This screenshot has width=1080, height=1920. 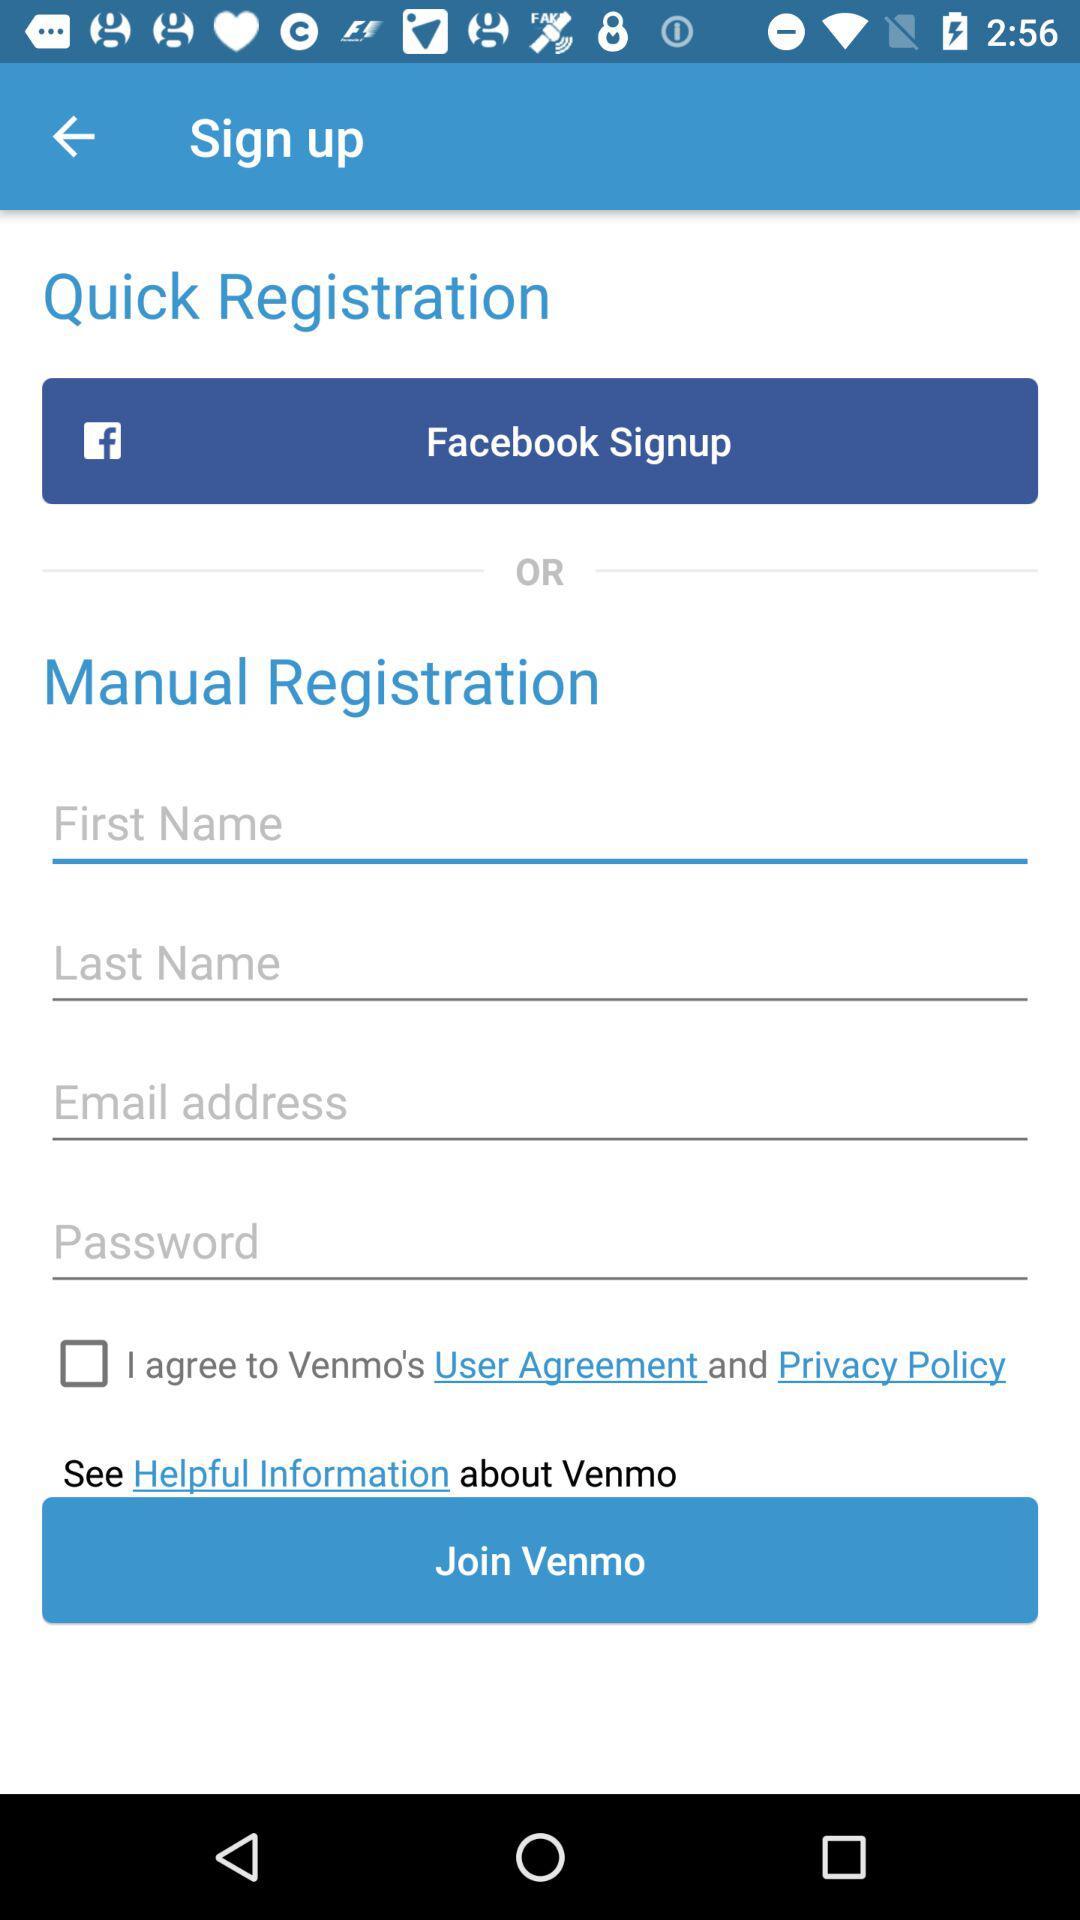 I want to click on the facebook signup, so click(x=540, y=440).